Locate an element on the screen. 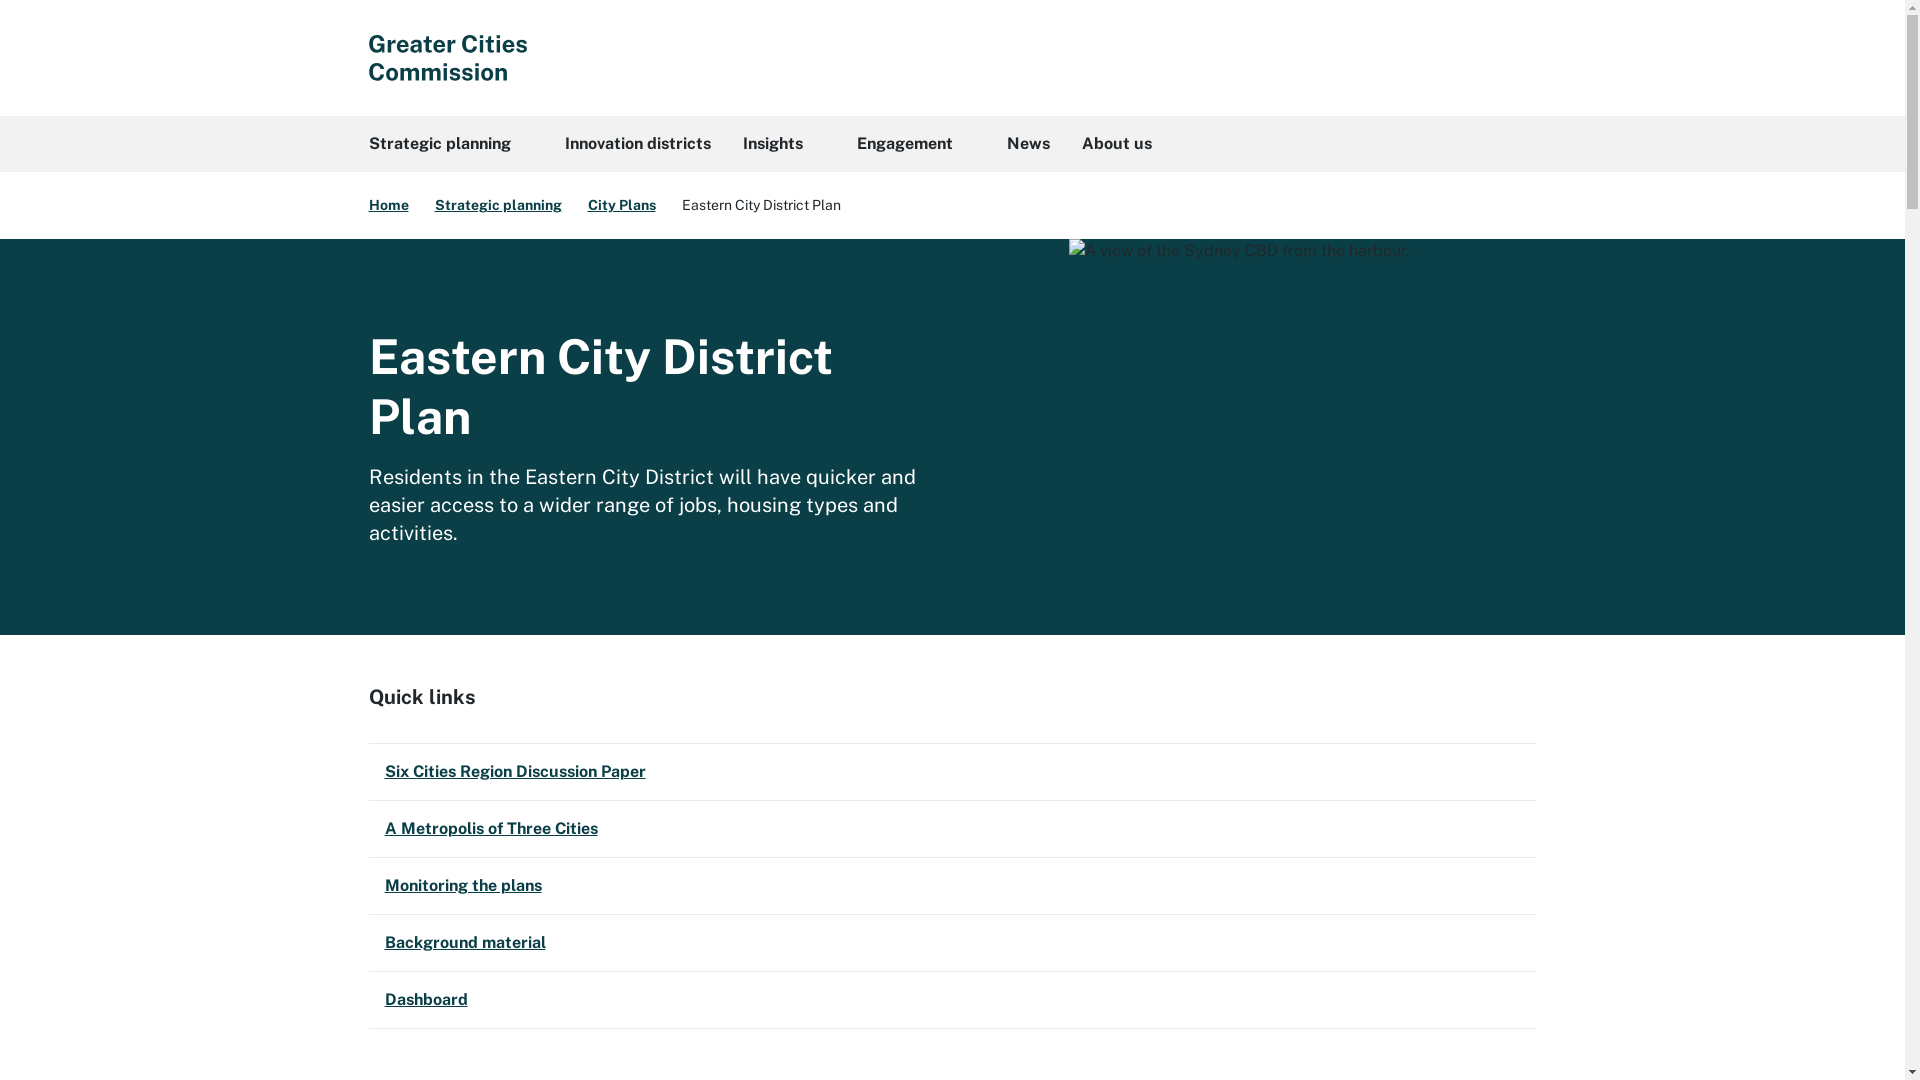 This screenshot has height=1080, width=1920. 'Skip to main content' is located at coordinates (0, 0).